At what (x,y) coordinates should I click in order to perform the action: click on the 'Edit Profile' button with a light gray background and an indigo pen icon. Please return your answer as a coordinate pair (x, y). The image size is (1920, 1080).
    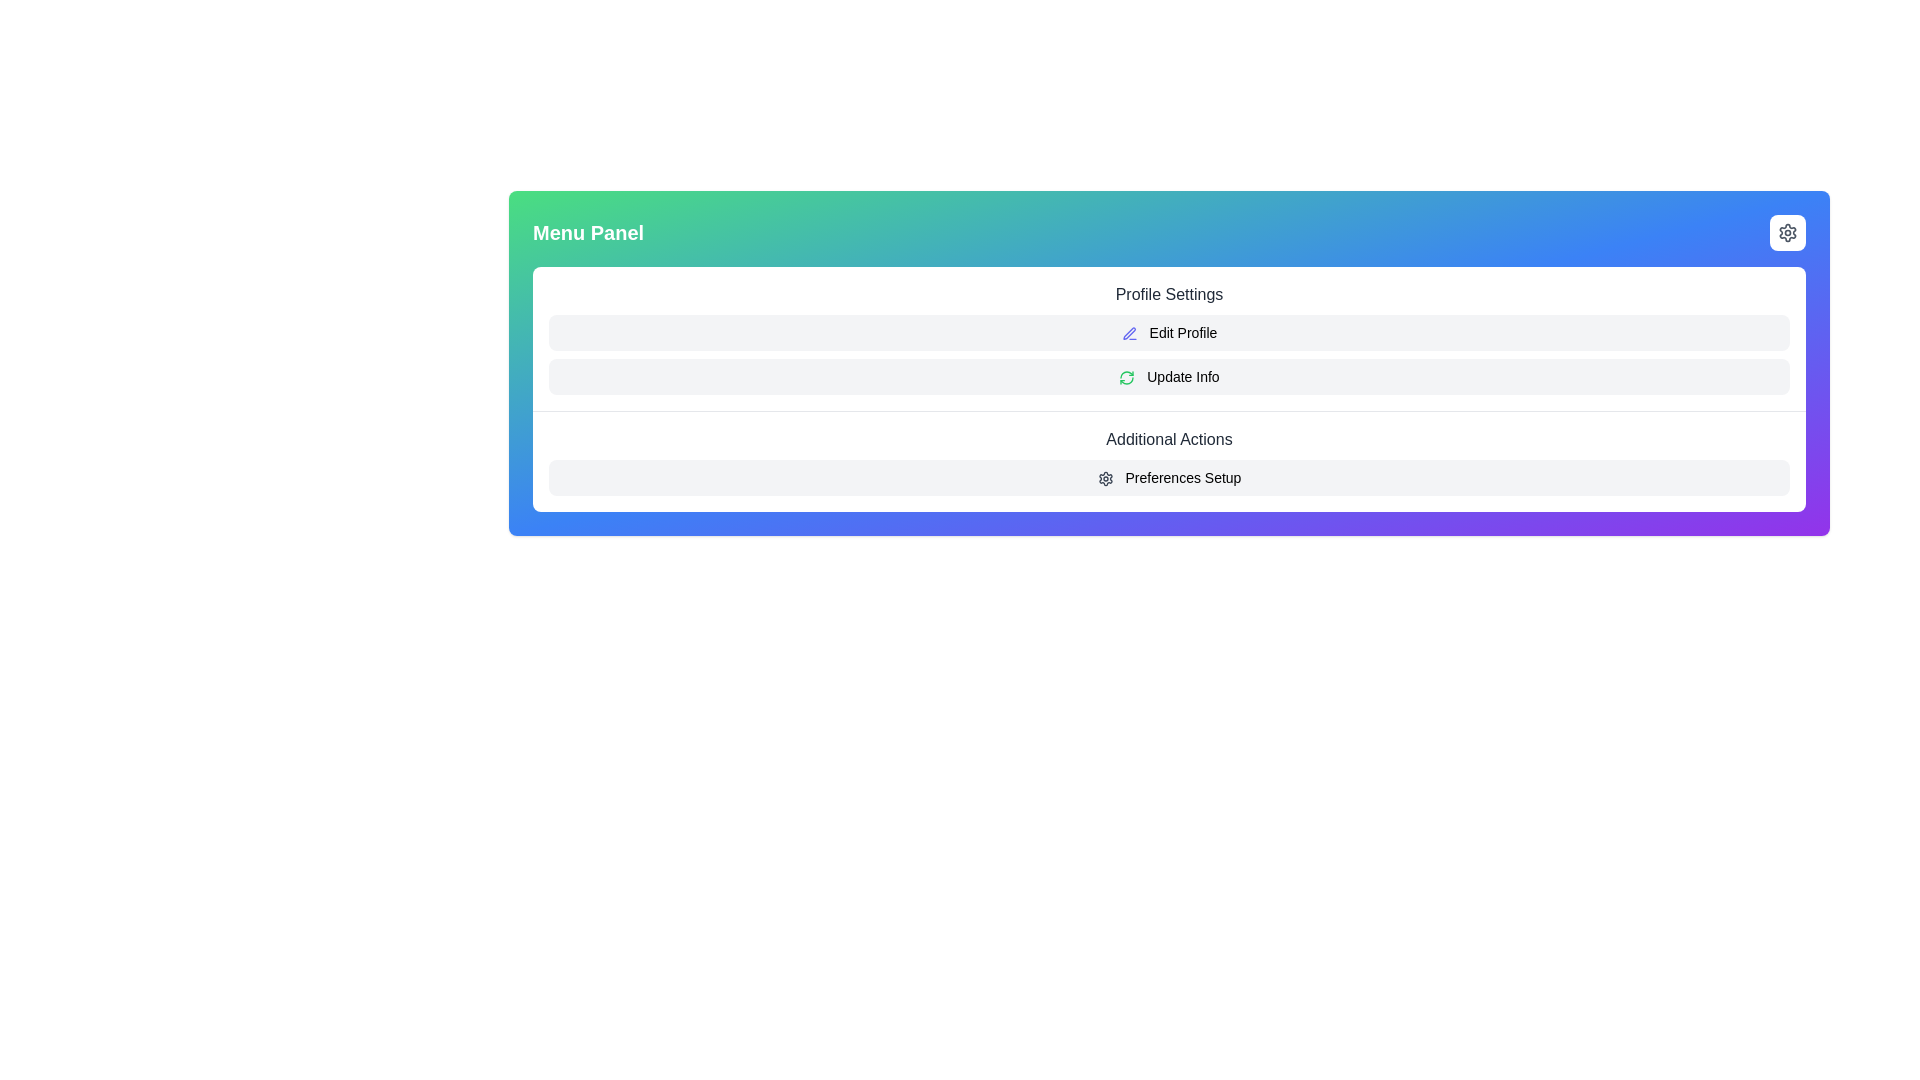
    Looking at the image, I should click on (1169, 331).